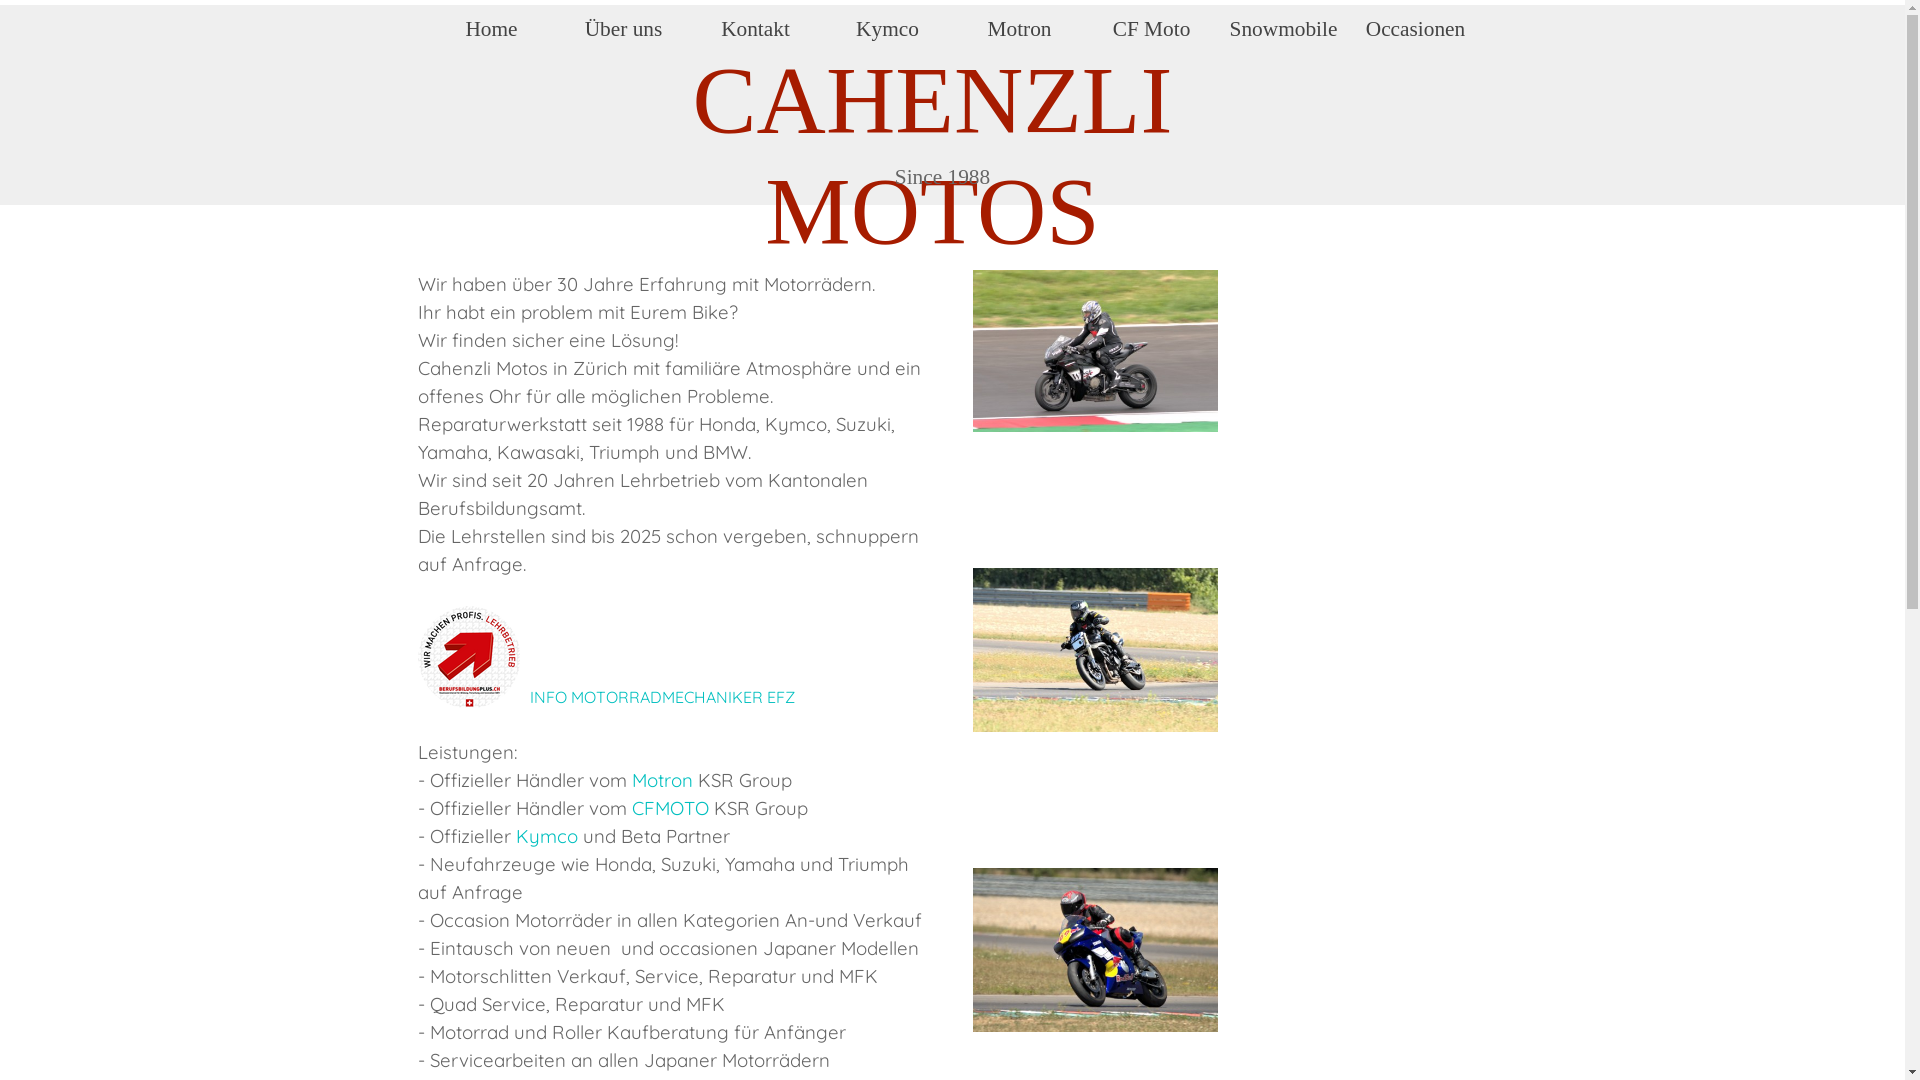 This screenshot has height=1080, width=1920. What do you see at coordinates (662, 778) in the screenshot?
I see `'Motron'` at bounding box center [662, 778].